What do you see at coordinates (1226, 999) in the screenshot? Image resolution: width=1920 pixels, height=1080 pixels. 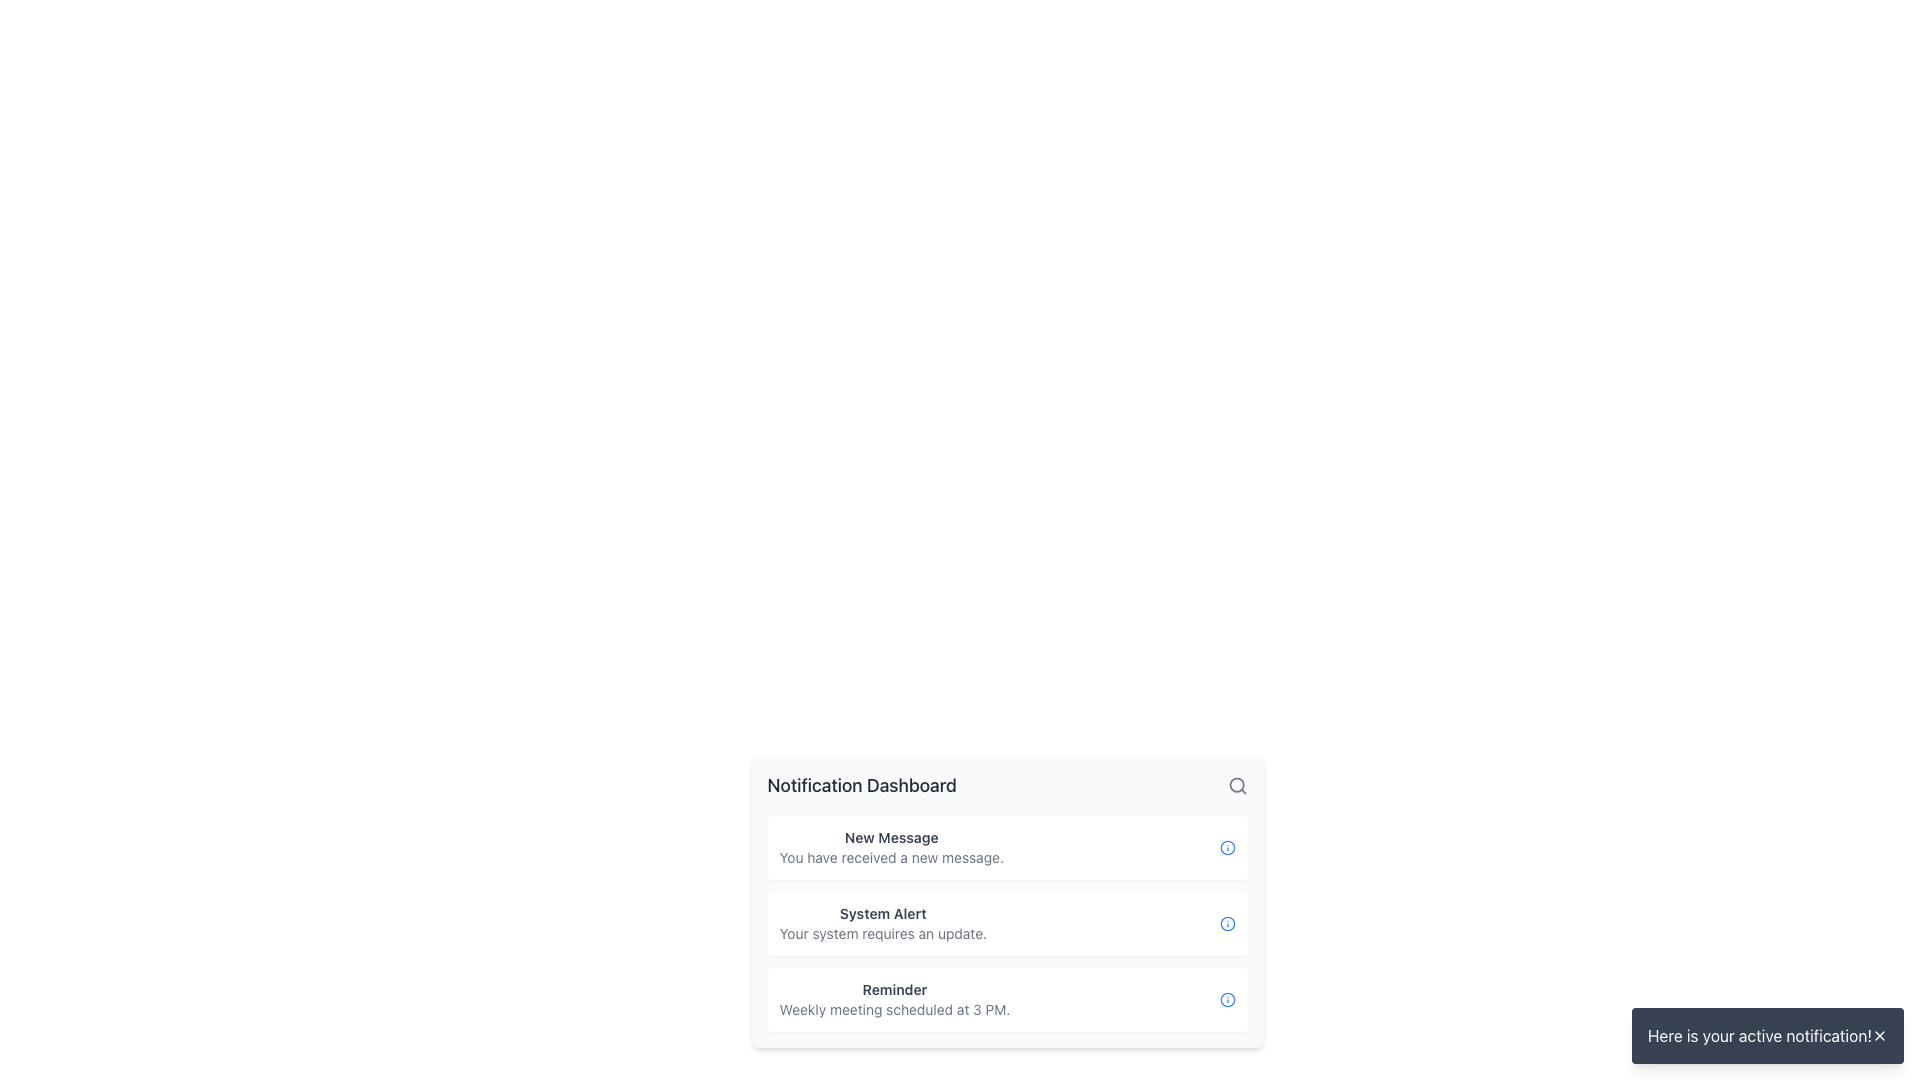 I see `the information icon located at the far-right side of the 'Reminder' notification box` at bounding box center [1226, 999].